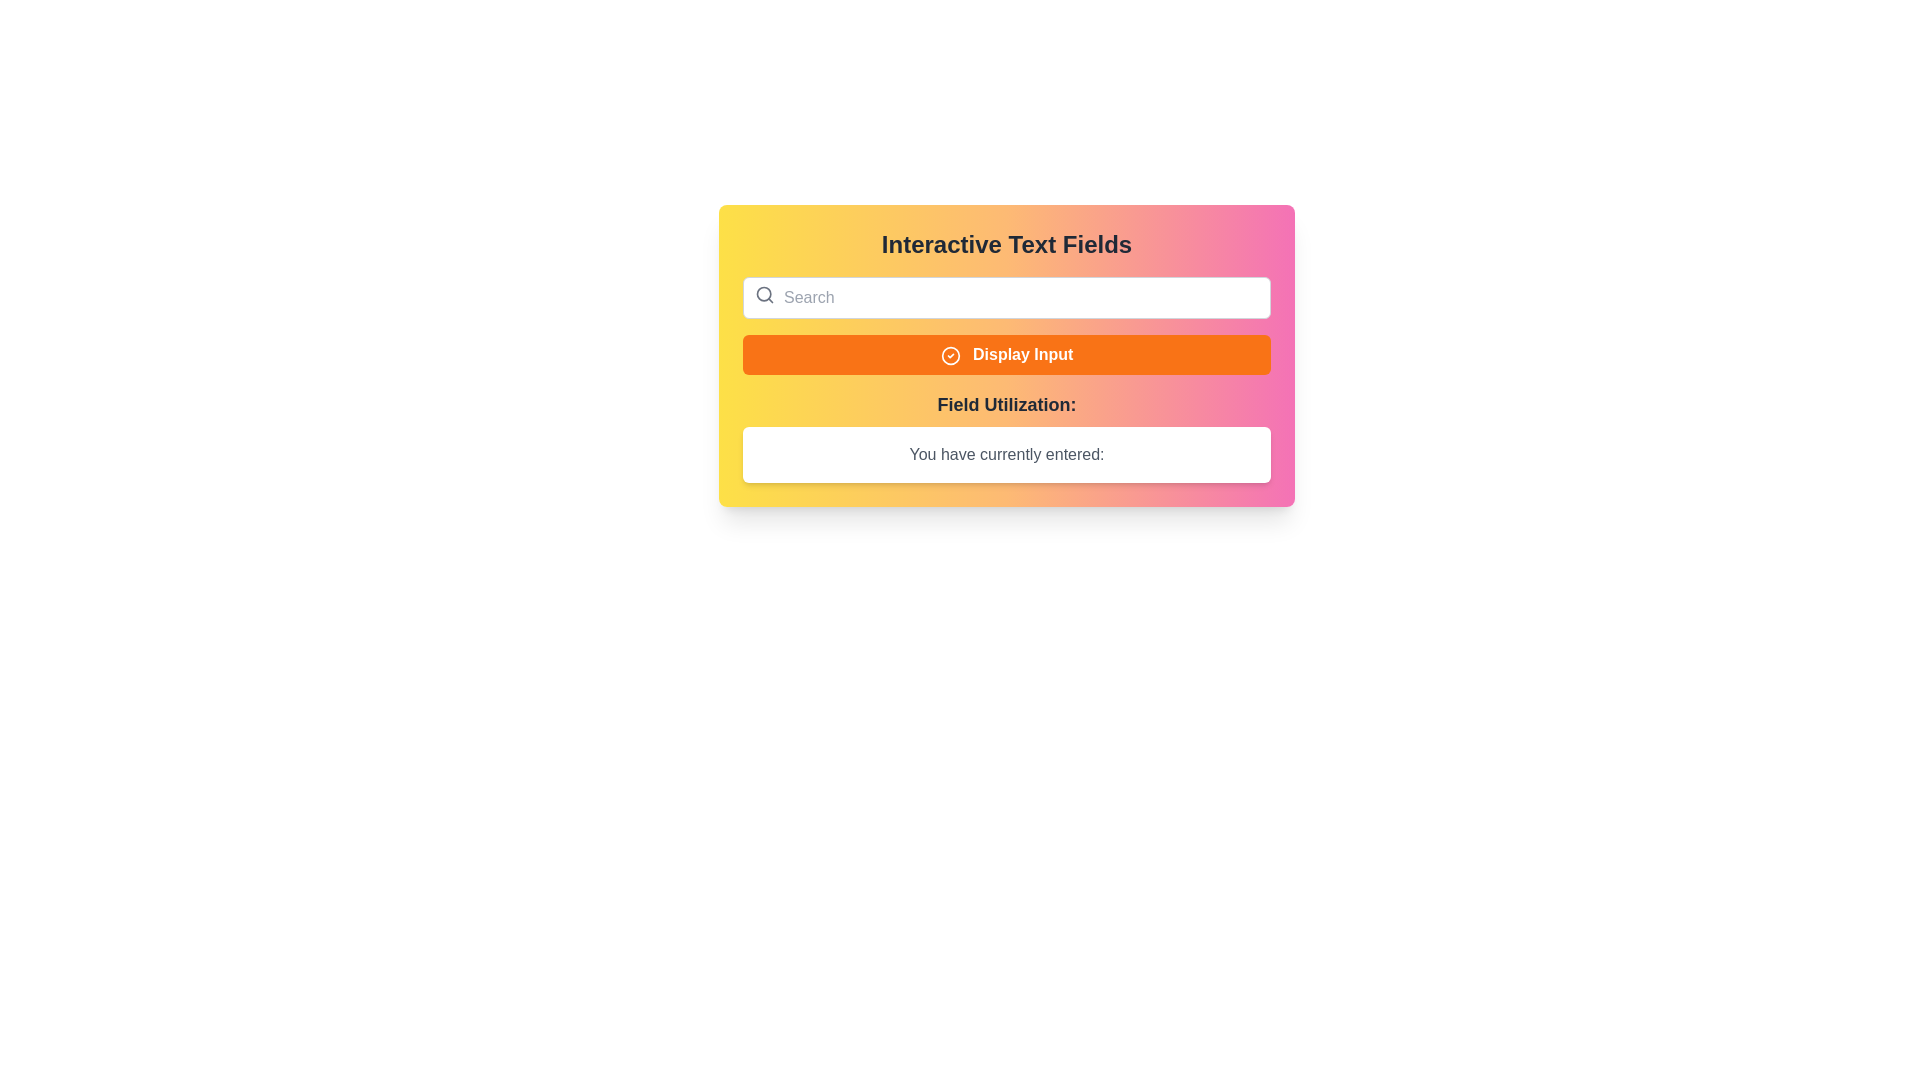 The image size is (1920, 1080). Describe the element at coordinates (1007, 353) in the screenshot. I see `the rectangular button with an orange background and white text that reads 'Display Input', located below the search input box and above the label reading 'Field Utilization'` at that location.